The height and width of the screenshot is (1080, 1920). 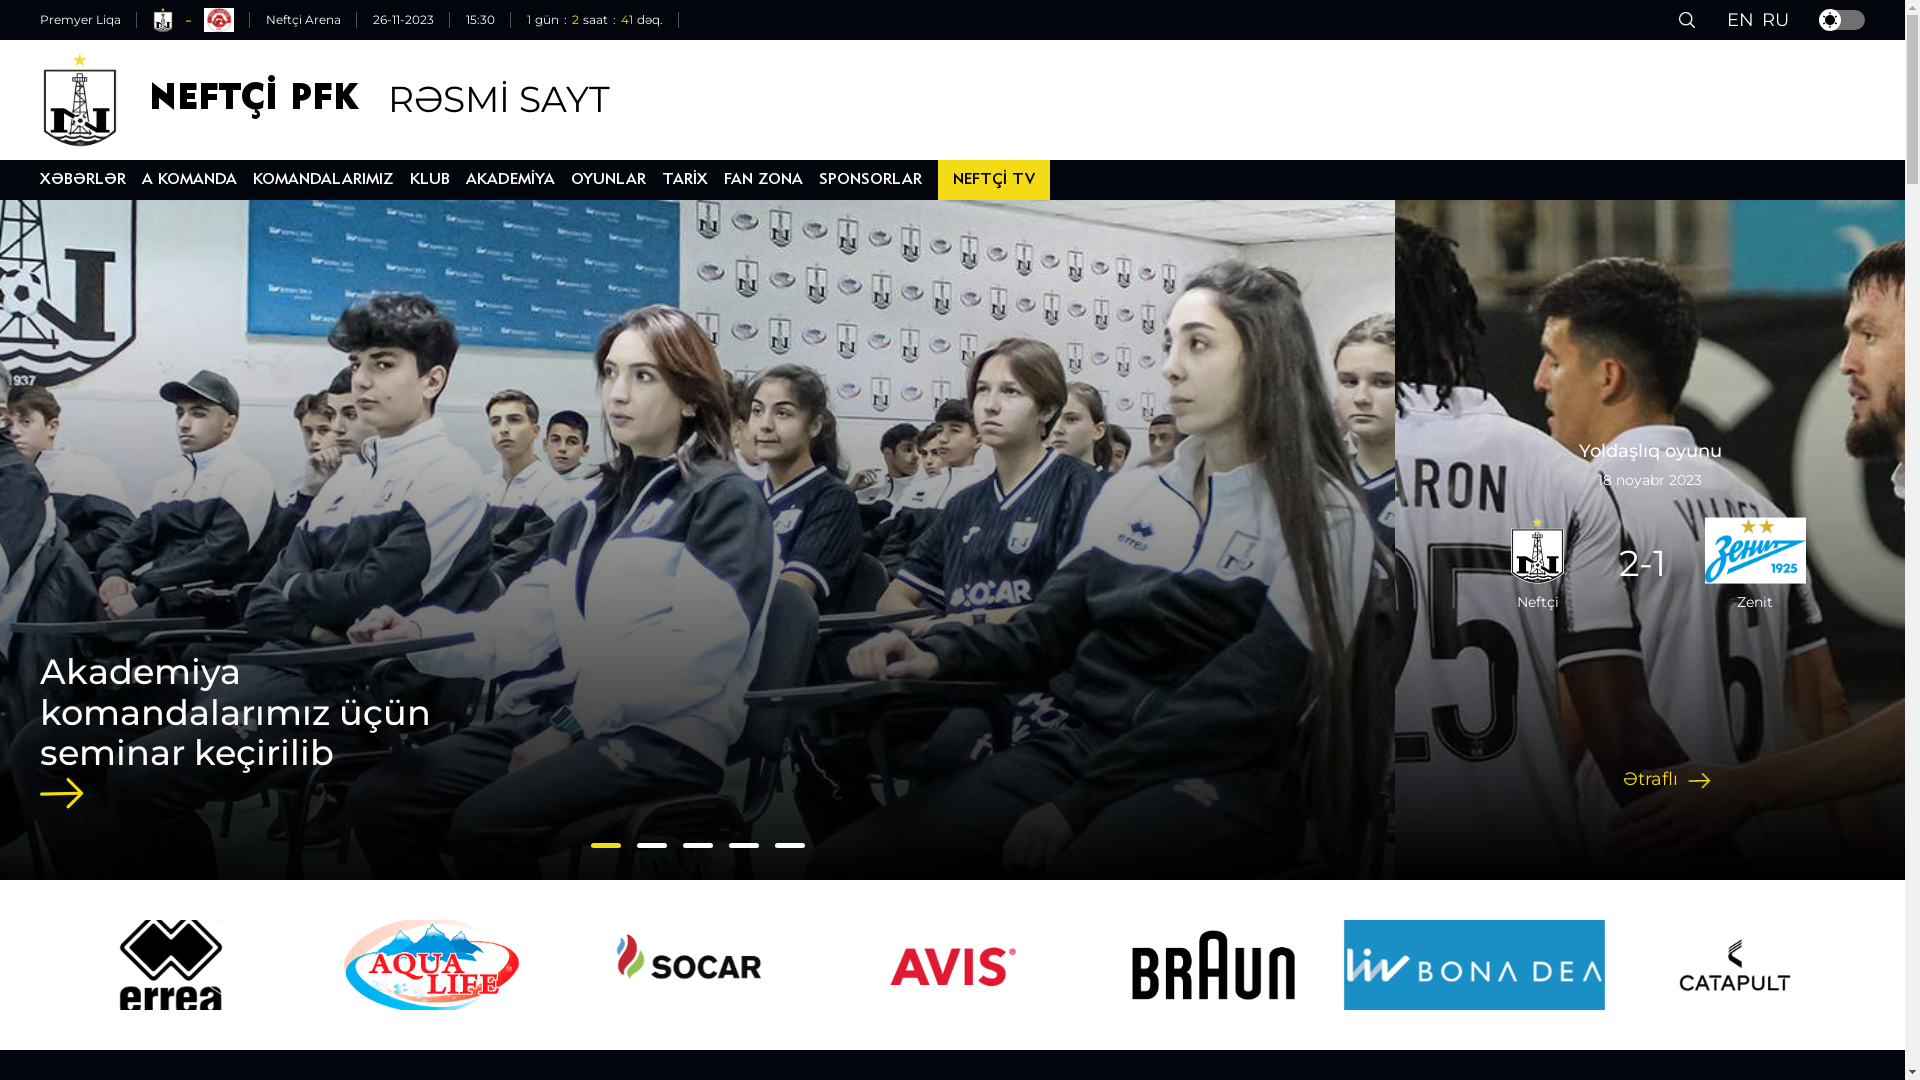 What do you see at coordinates (408, 180) in the screenshot?
I see `'KLUB'` at bounding box center [408, 180].